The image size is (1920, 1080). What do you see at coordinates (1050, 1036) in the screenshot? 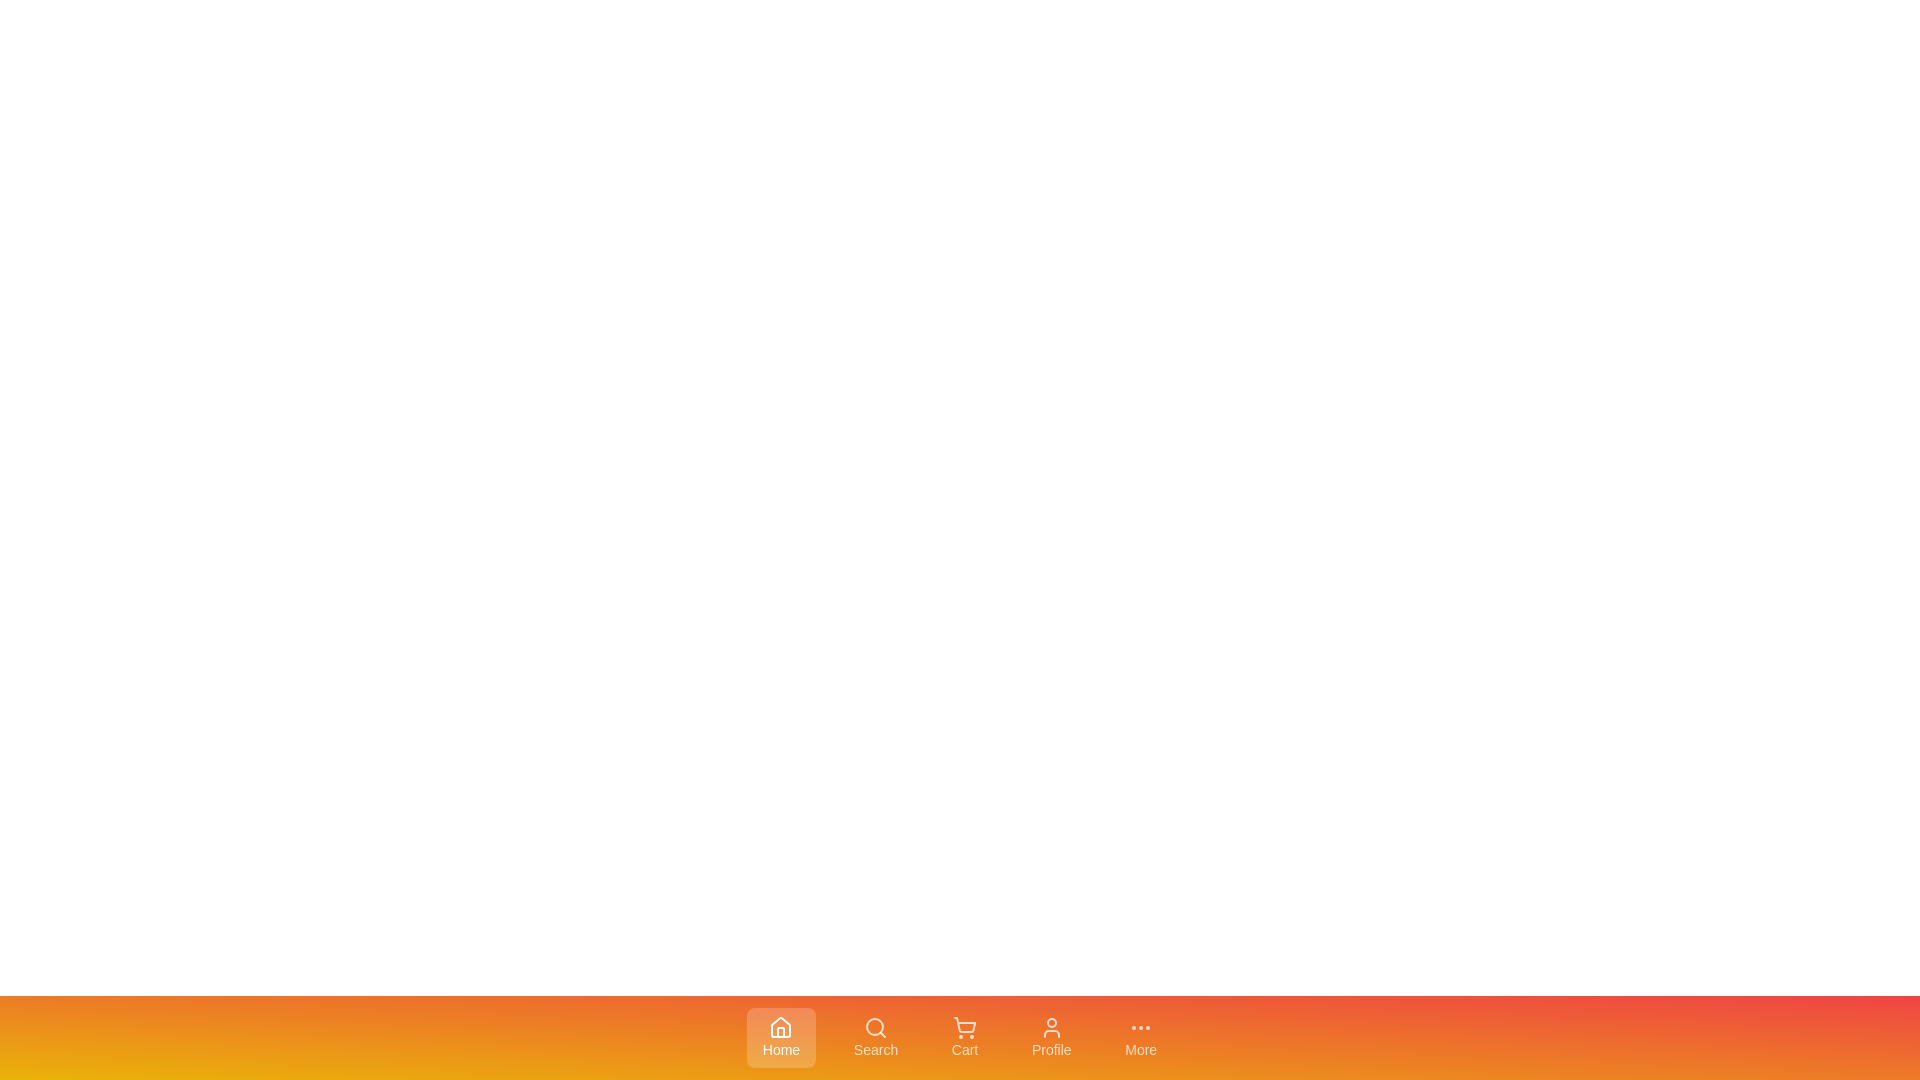
I see `the tab labeled Profile` at bounding box center [1050, 1036].